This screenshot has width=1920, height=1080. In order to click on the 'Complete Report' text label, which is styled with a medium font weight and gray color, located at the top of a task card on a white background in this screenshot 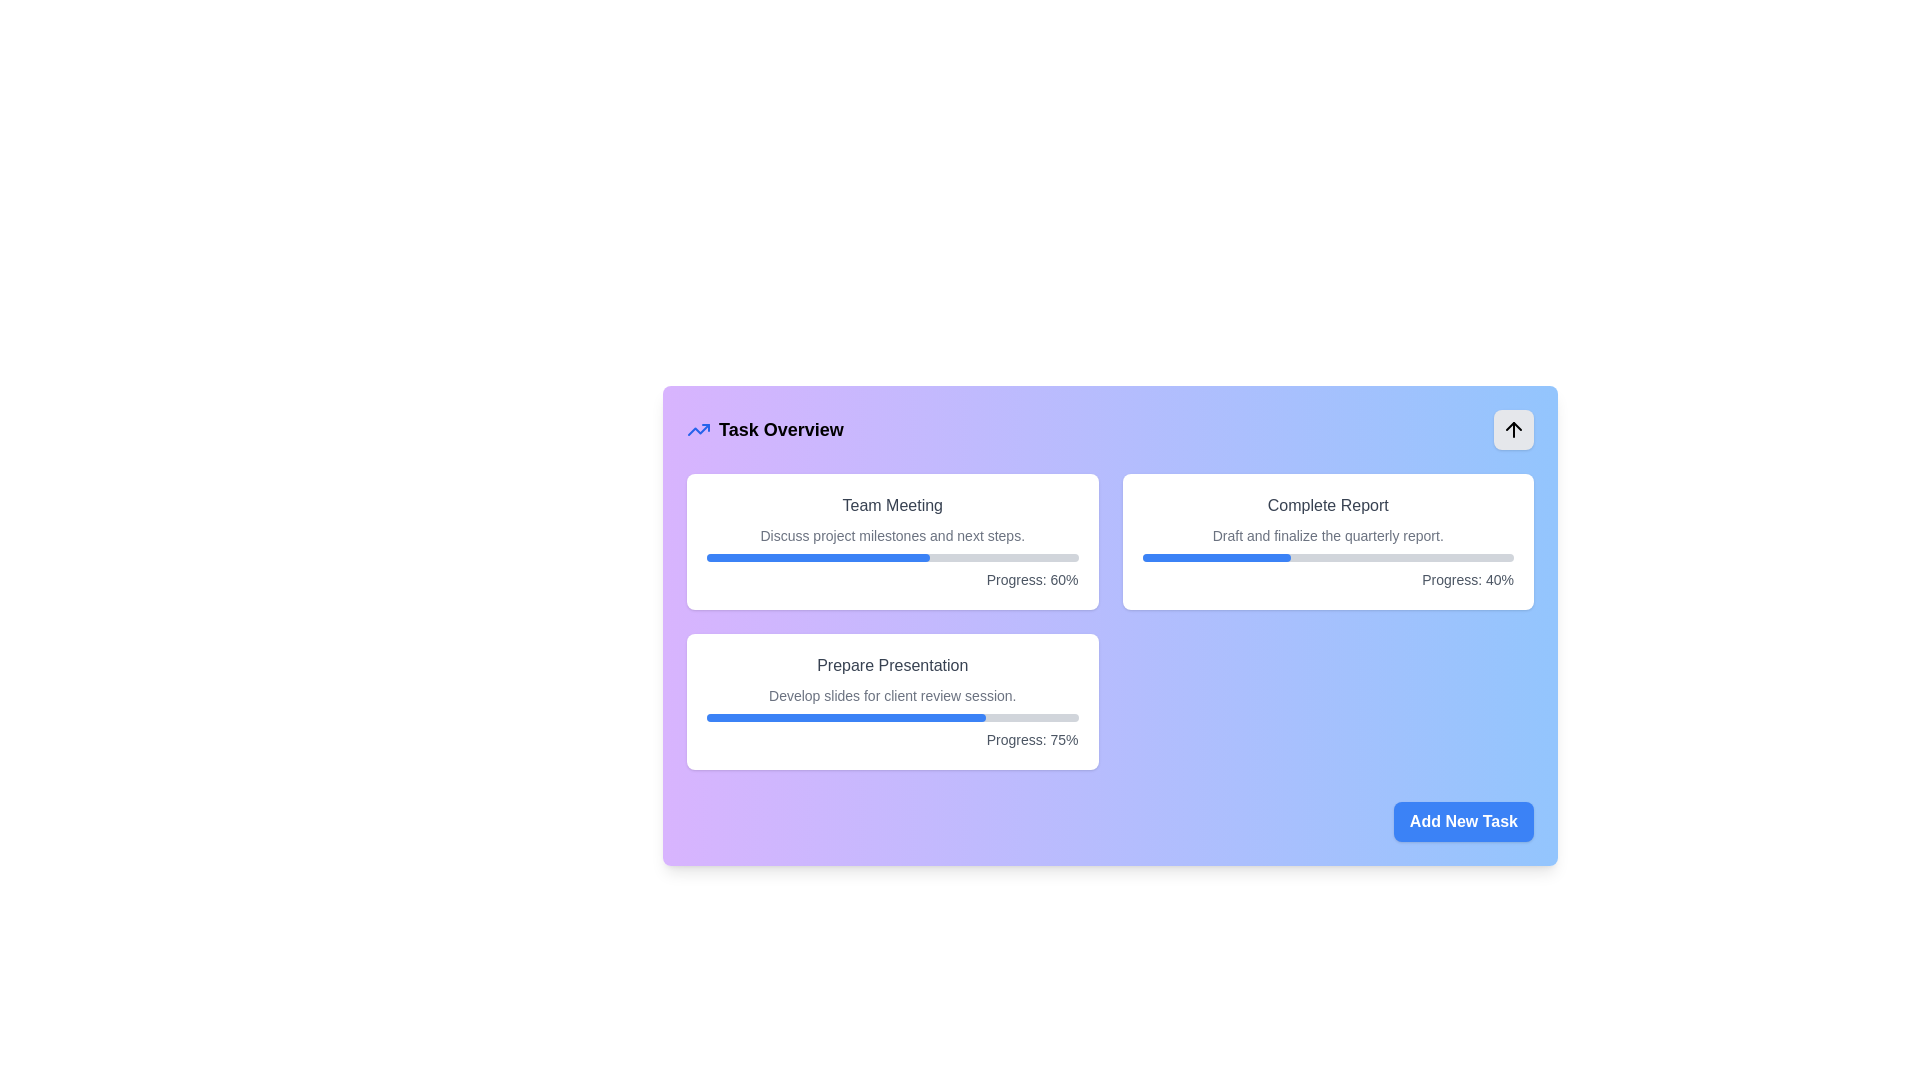, I will do `click(1328, 504)`.